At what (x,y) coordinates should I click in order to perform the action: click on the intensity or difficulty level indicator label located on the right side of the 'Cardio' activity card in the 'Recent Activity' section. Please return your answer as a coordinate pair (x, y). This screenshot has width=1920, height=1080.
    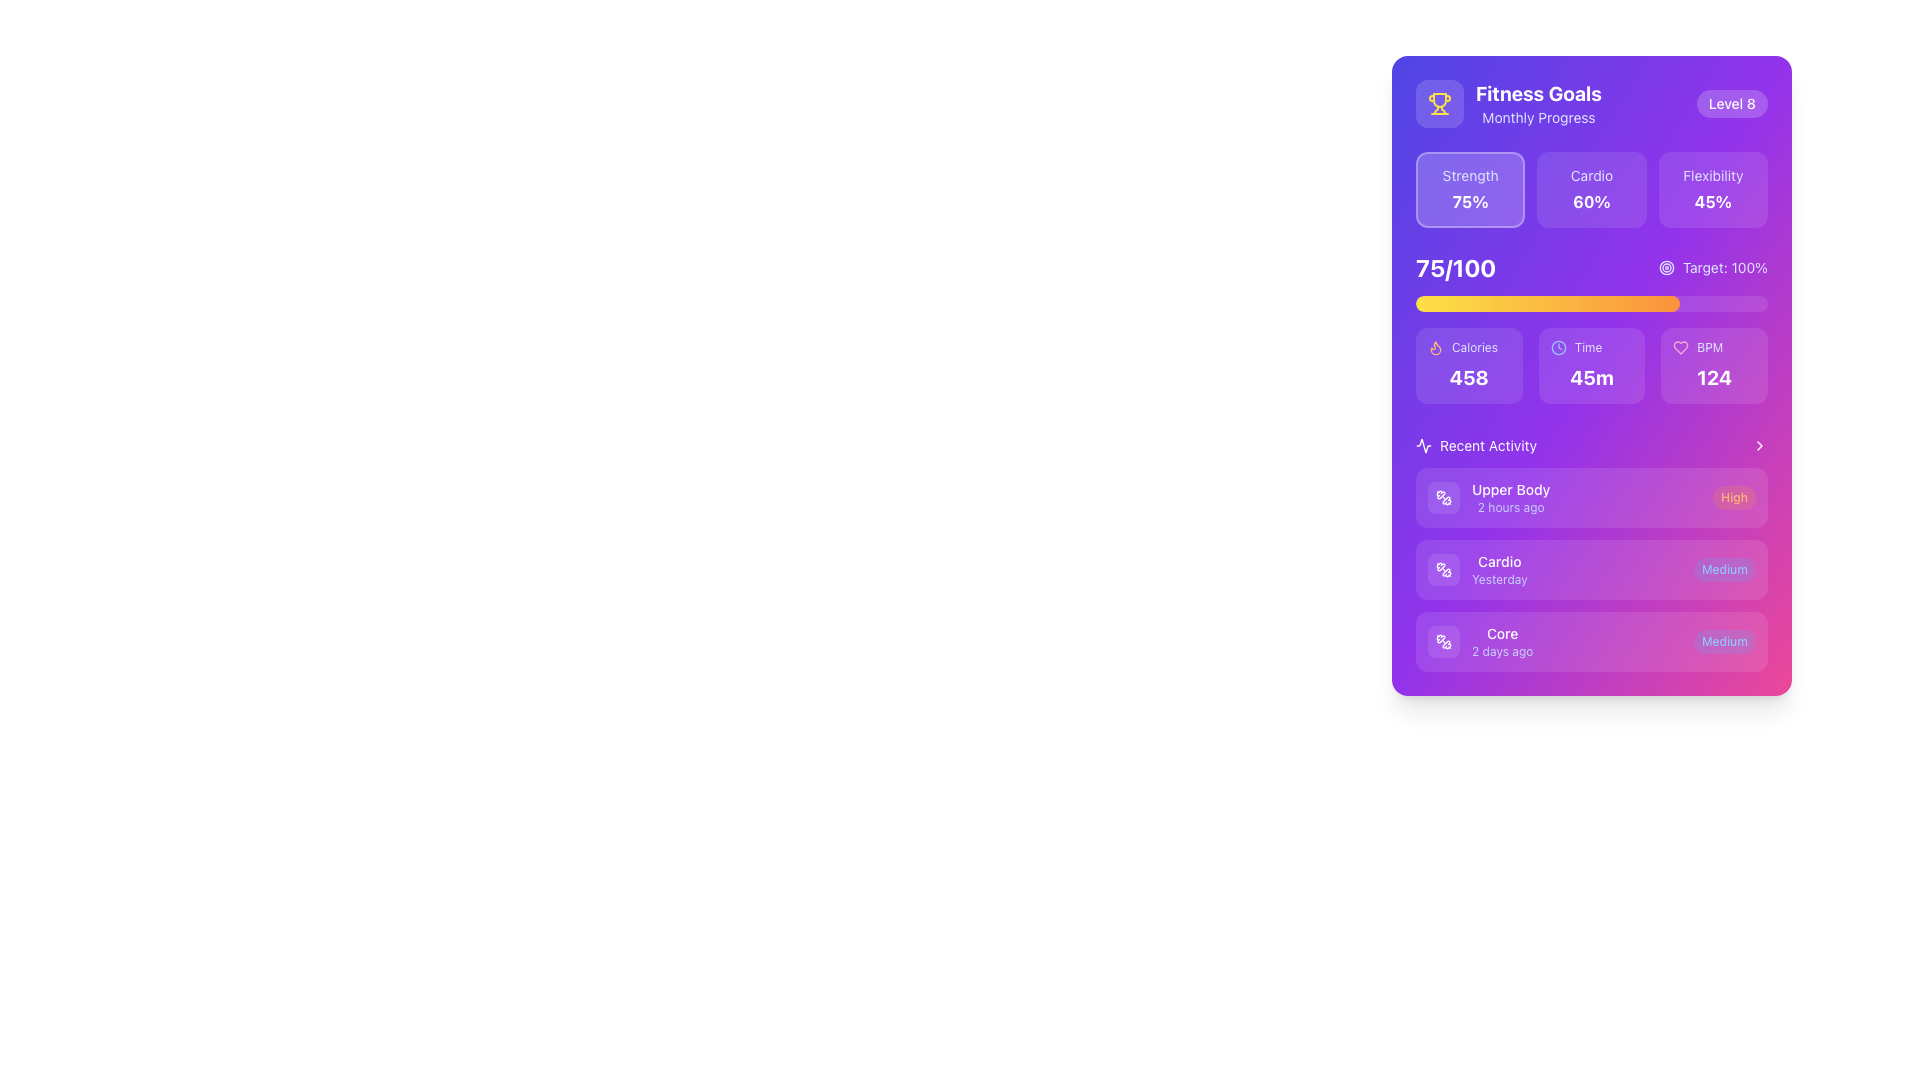
    Looking at the image, I should click on (1723, 570).